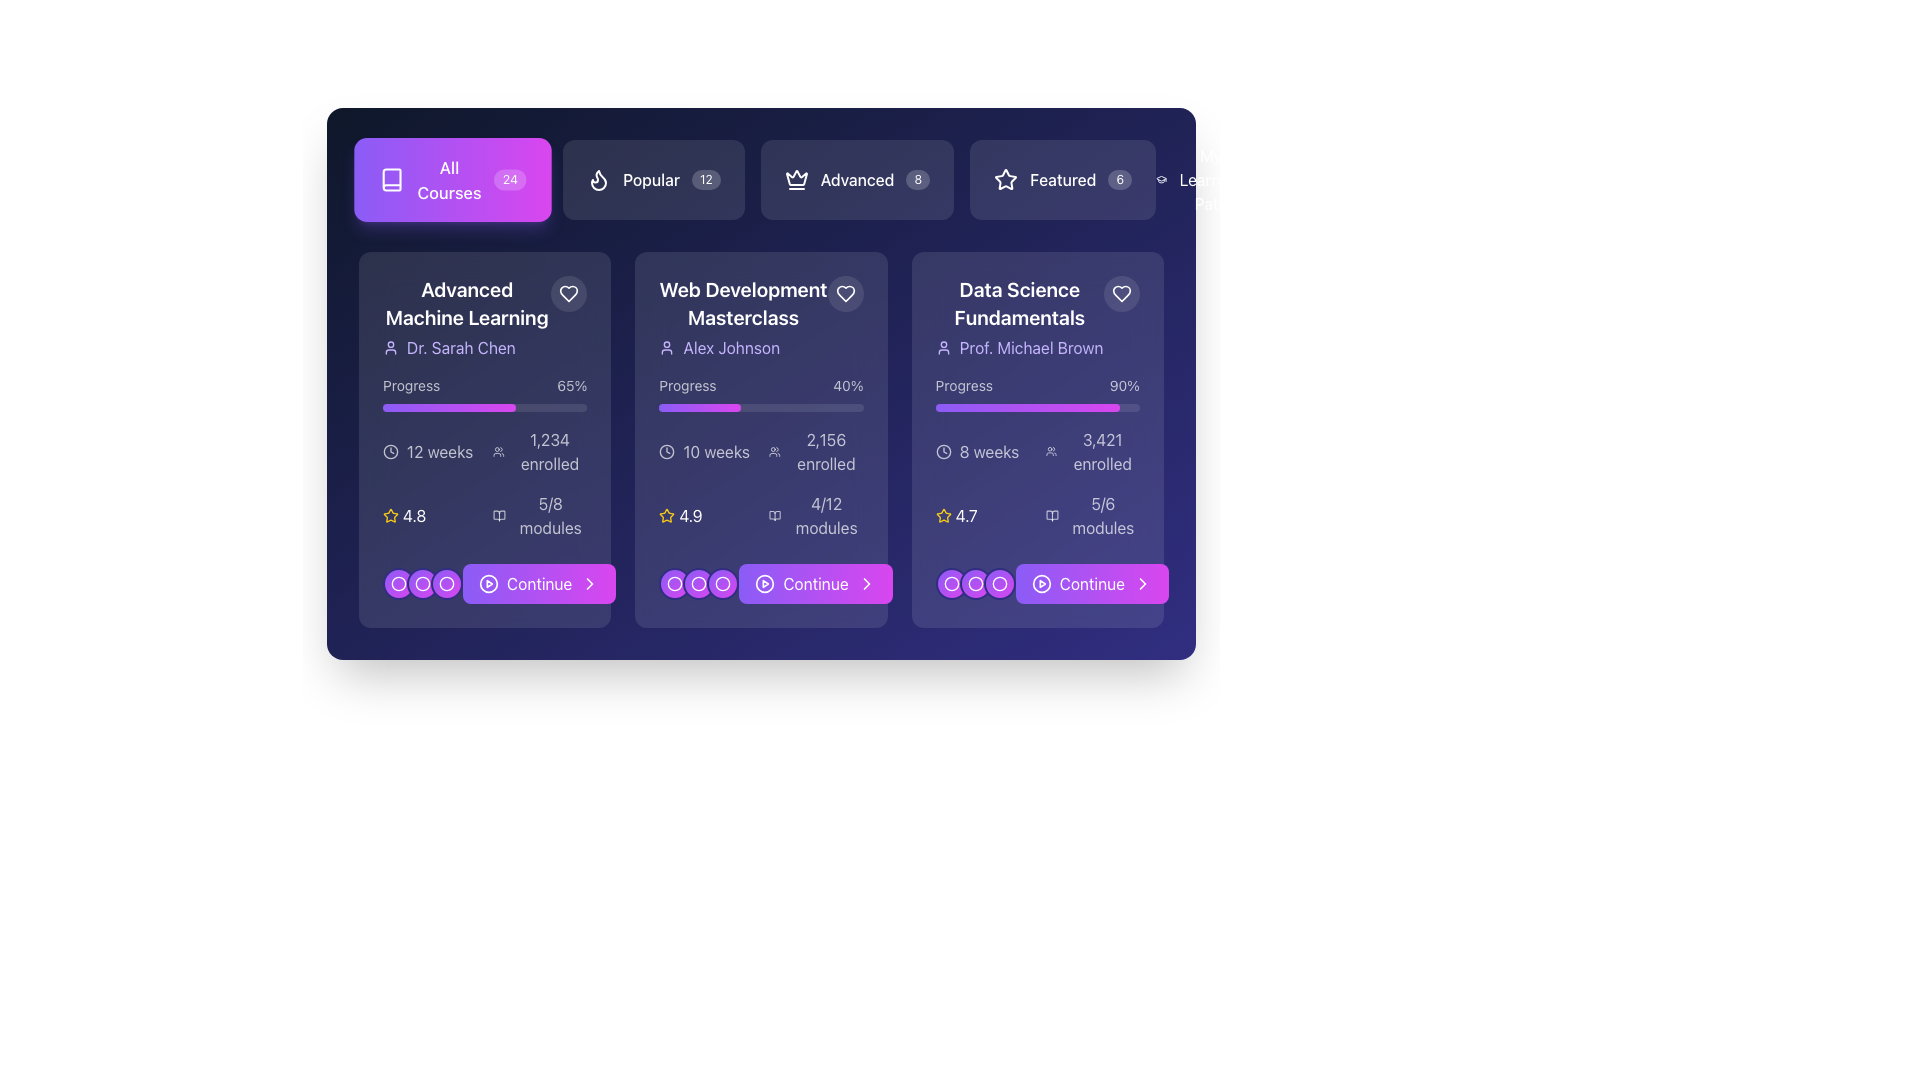 The width and height of the screenshot is (1920, 1080). I want to click on the 'Advanced' text label within the button, which is styled with a white font against a dark background and is part of a navigation menu, so click(857, 180).